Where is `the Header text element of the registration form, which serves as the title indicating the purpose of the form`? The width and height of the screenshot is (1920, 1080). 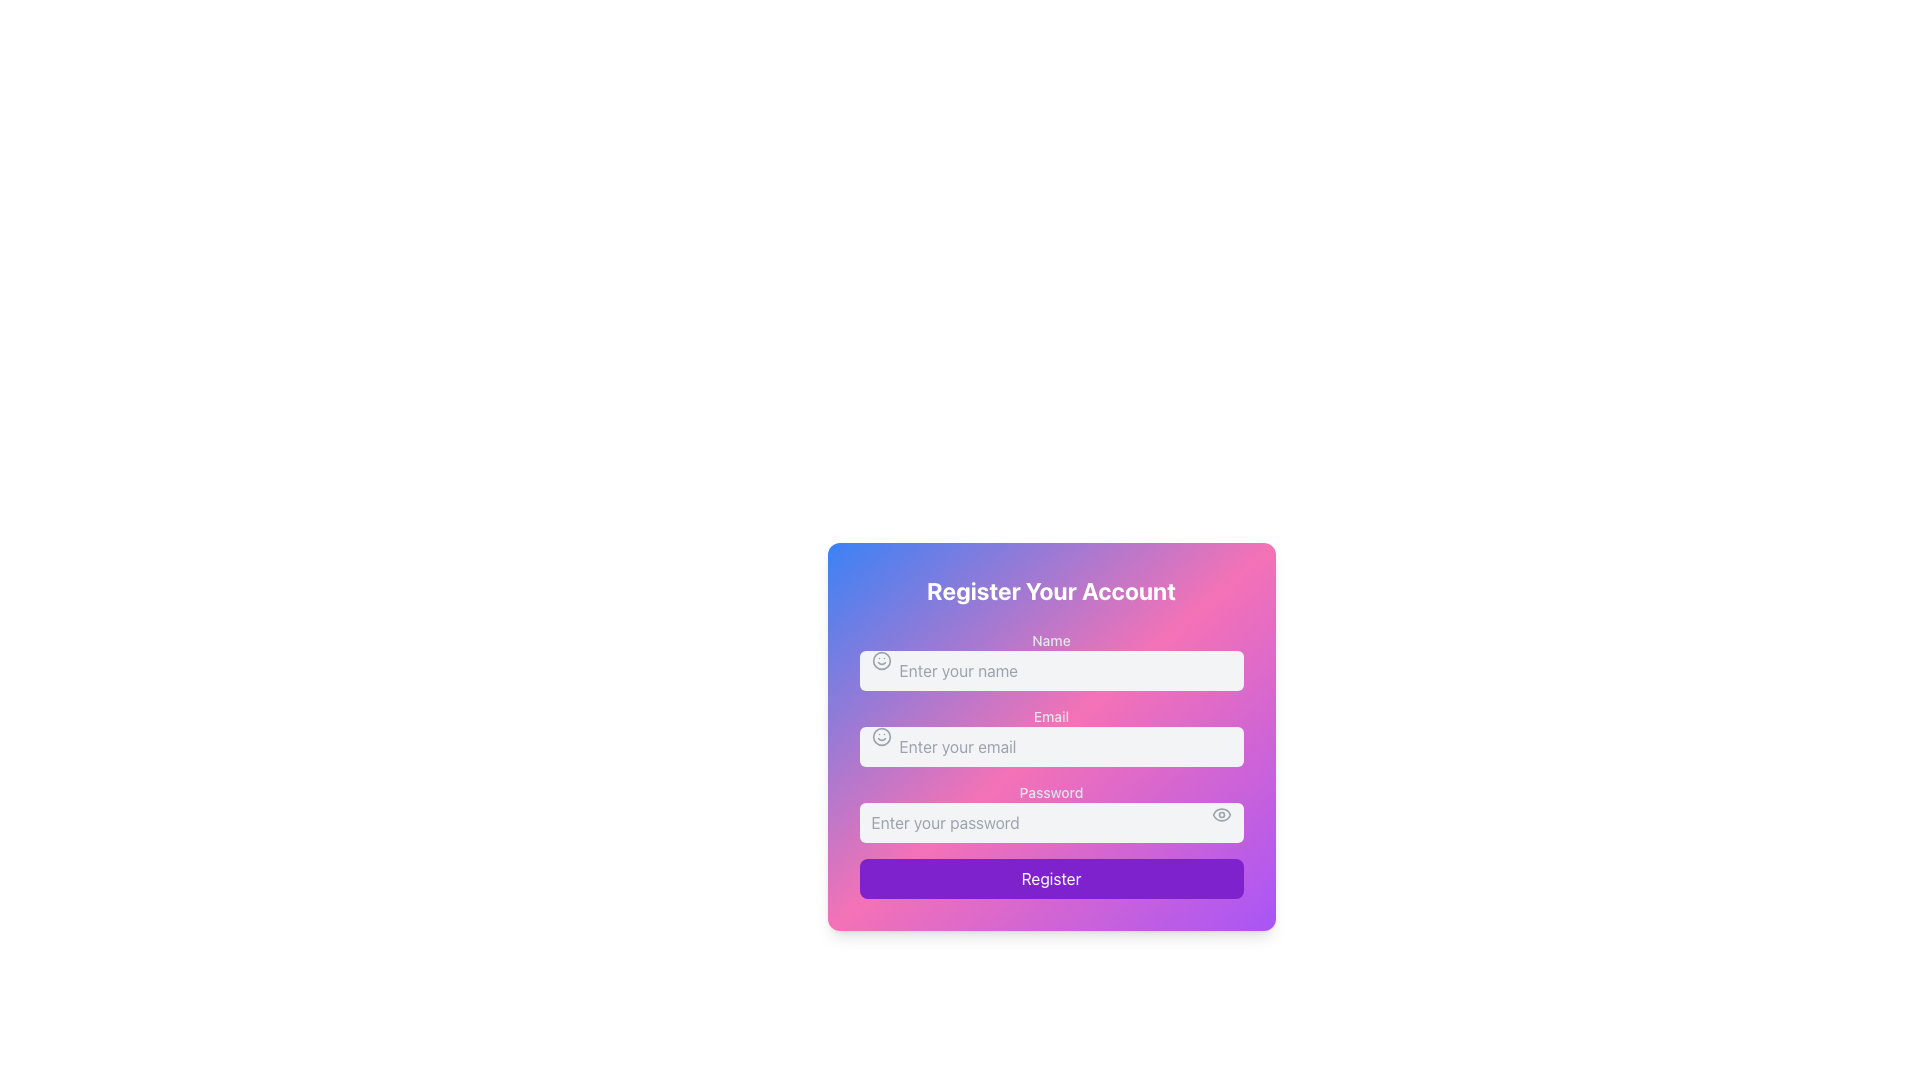 the Header text element of the registration form, which serves as the title indicating the purpose of the form is located at coordinates (1050, 589).